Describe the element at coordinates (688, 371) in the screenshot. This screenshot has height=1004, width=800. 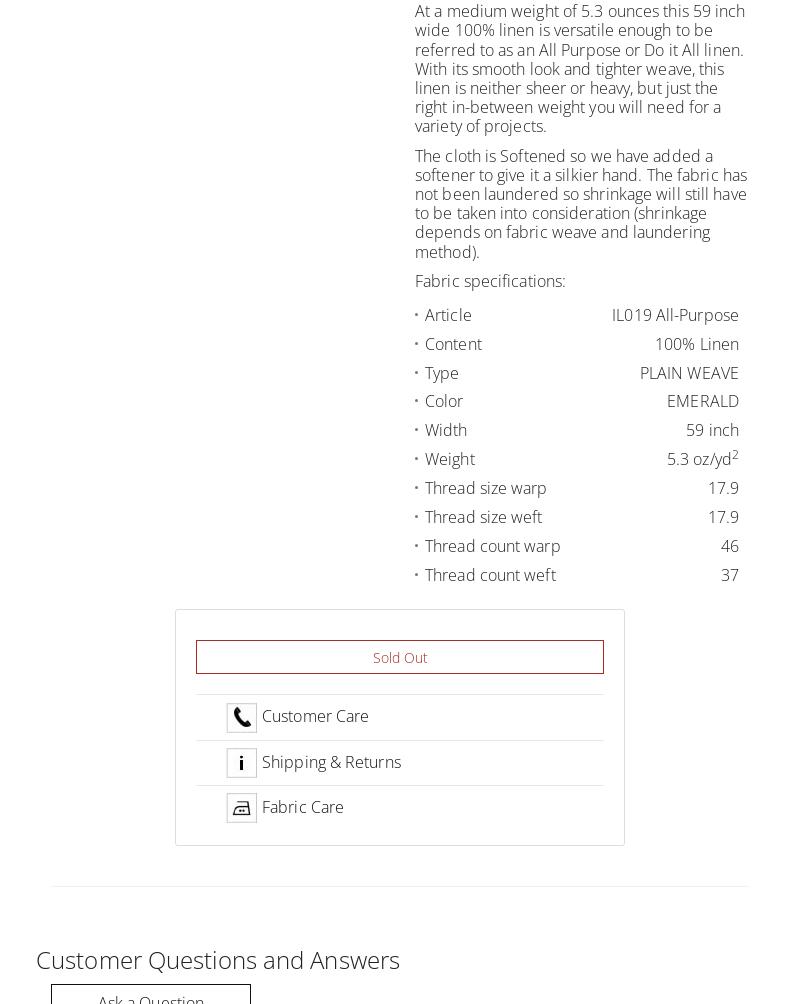
I see `'PLAIN WEAVE'` at that location.